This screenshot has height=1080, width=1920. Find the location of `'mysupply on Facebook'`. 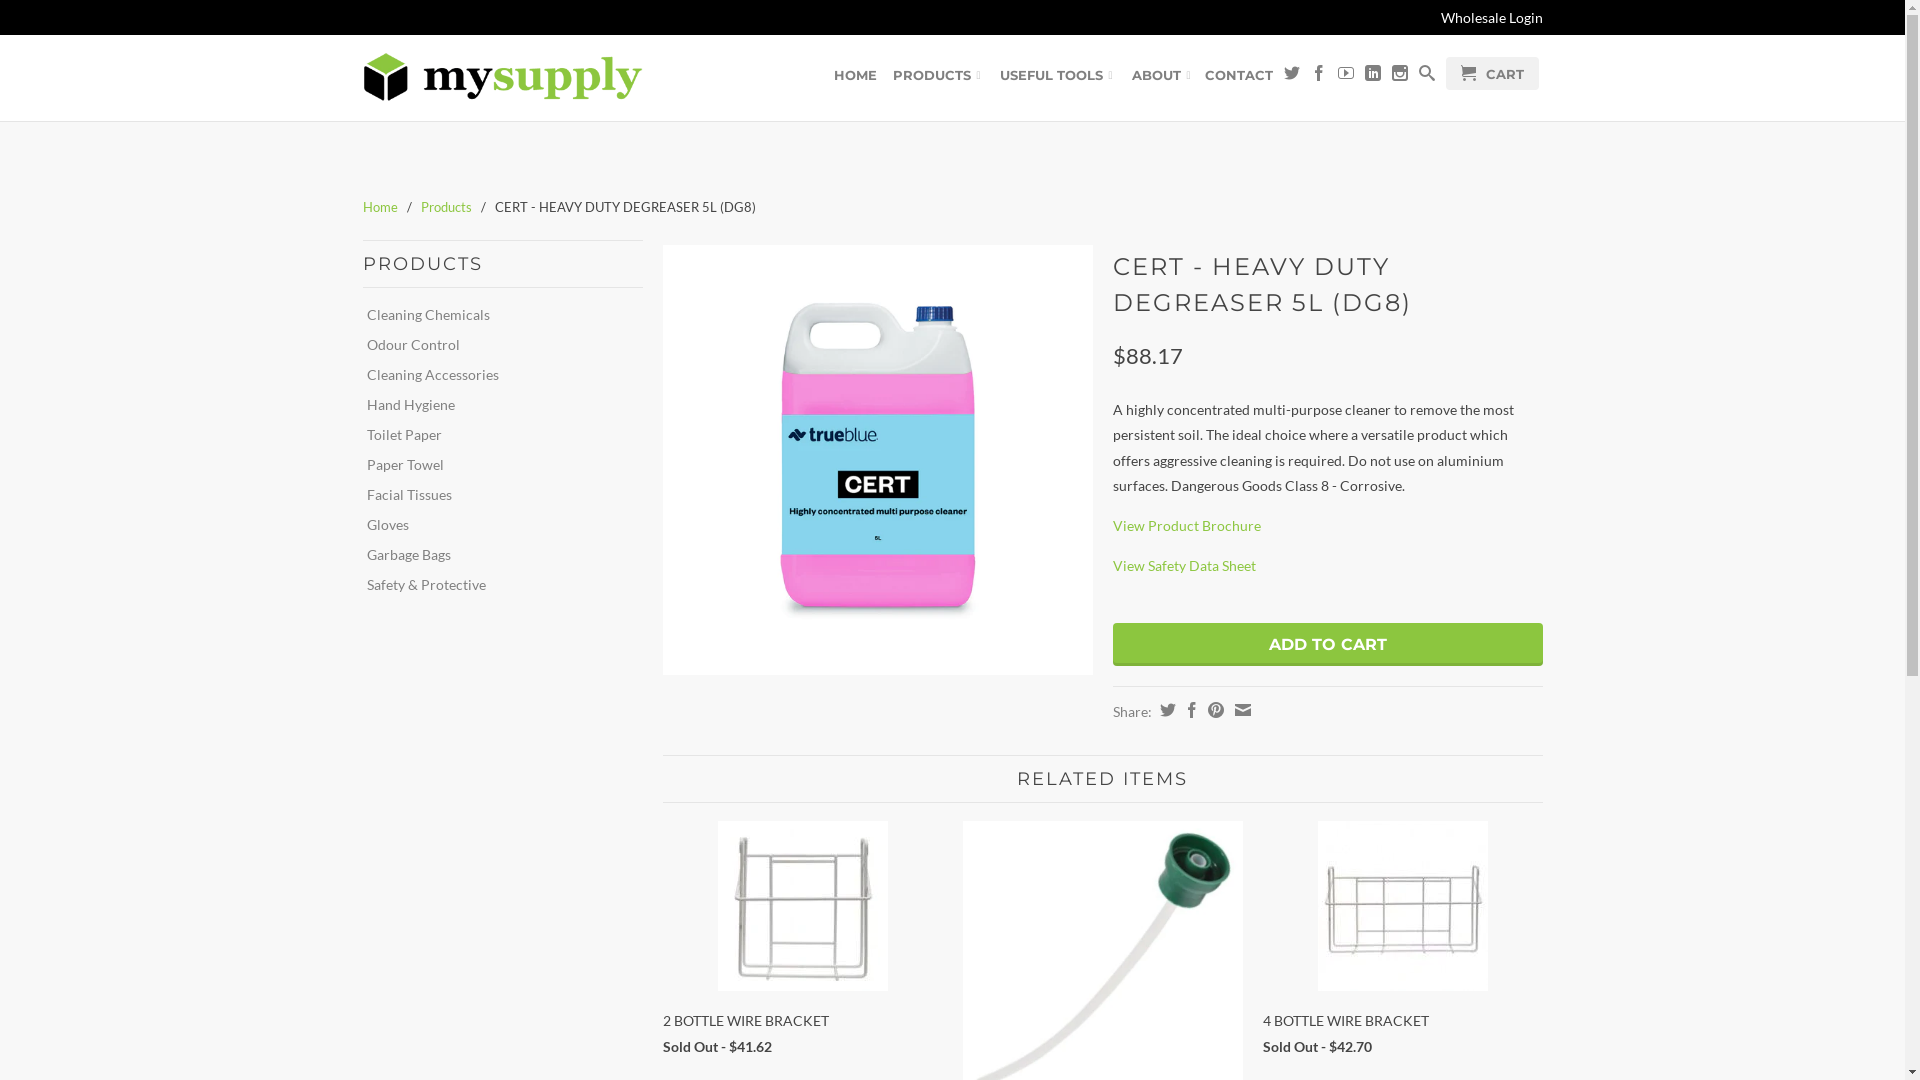

'mysupply on Facebook' is located at coordinates (1318, 76).